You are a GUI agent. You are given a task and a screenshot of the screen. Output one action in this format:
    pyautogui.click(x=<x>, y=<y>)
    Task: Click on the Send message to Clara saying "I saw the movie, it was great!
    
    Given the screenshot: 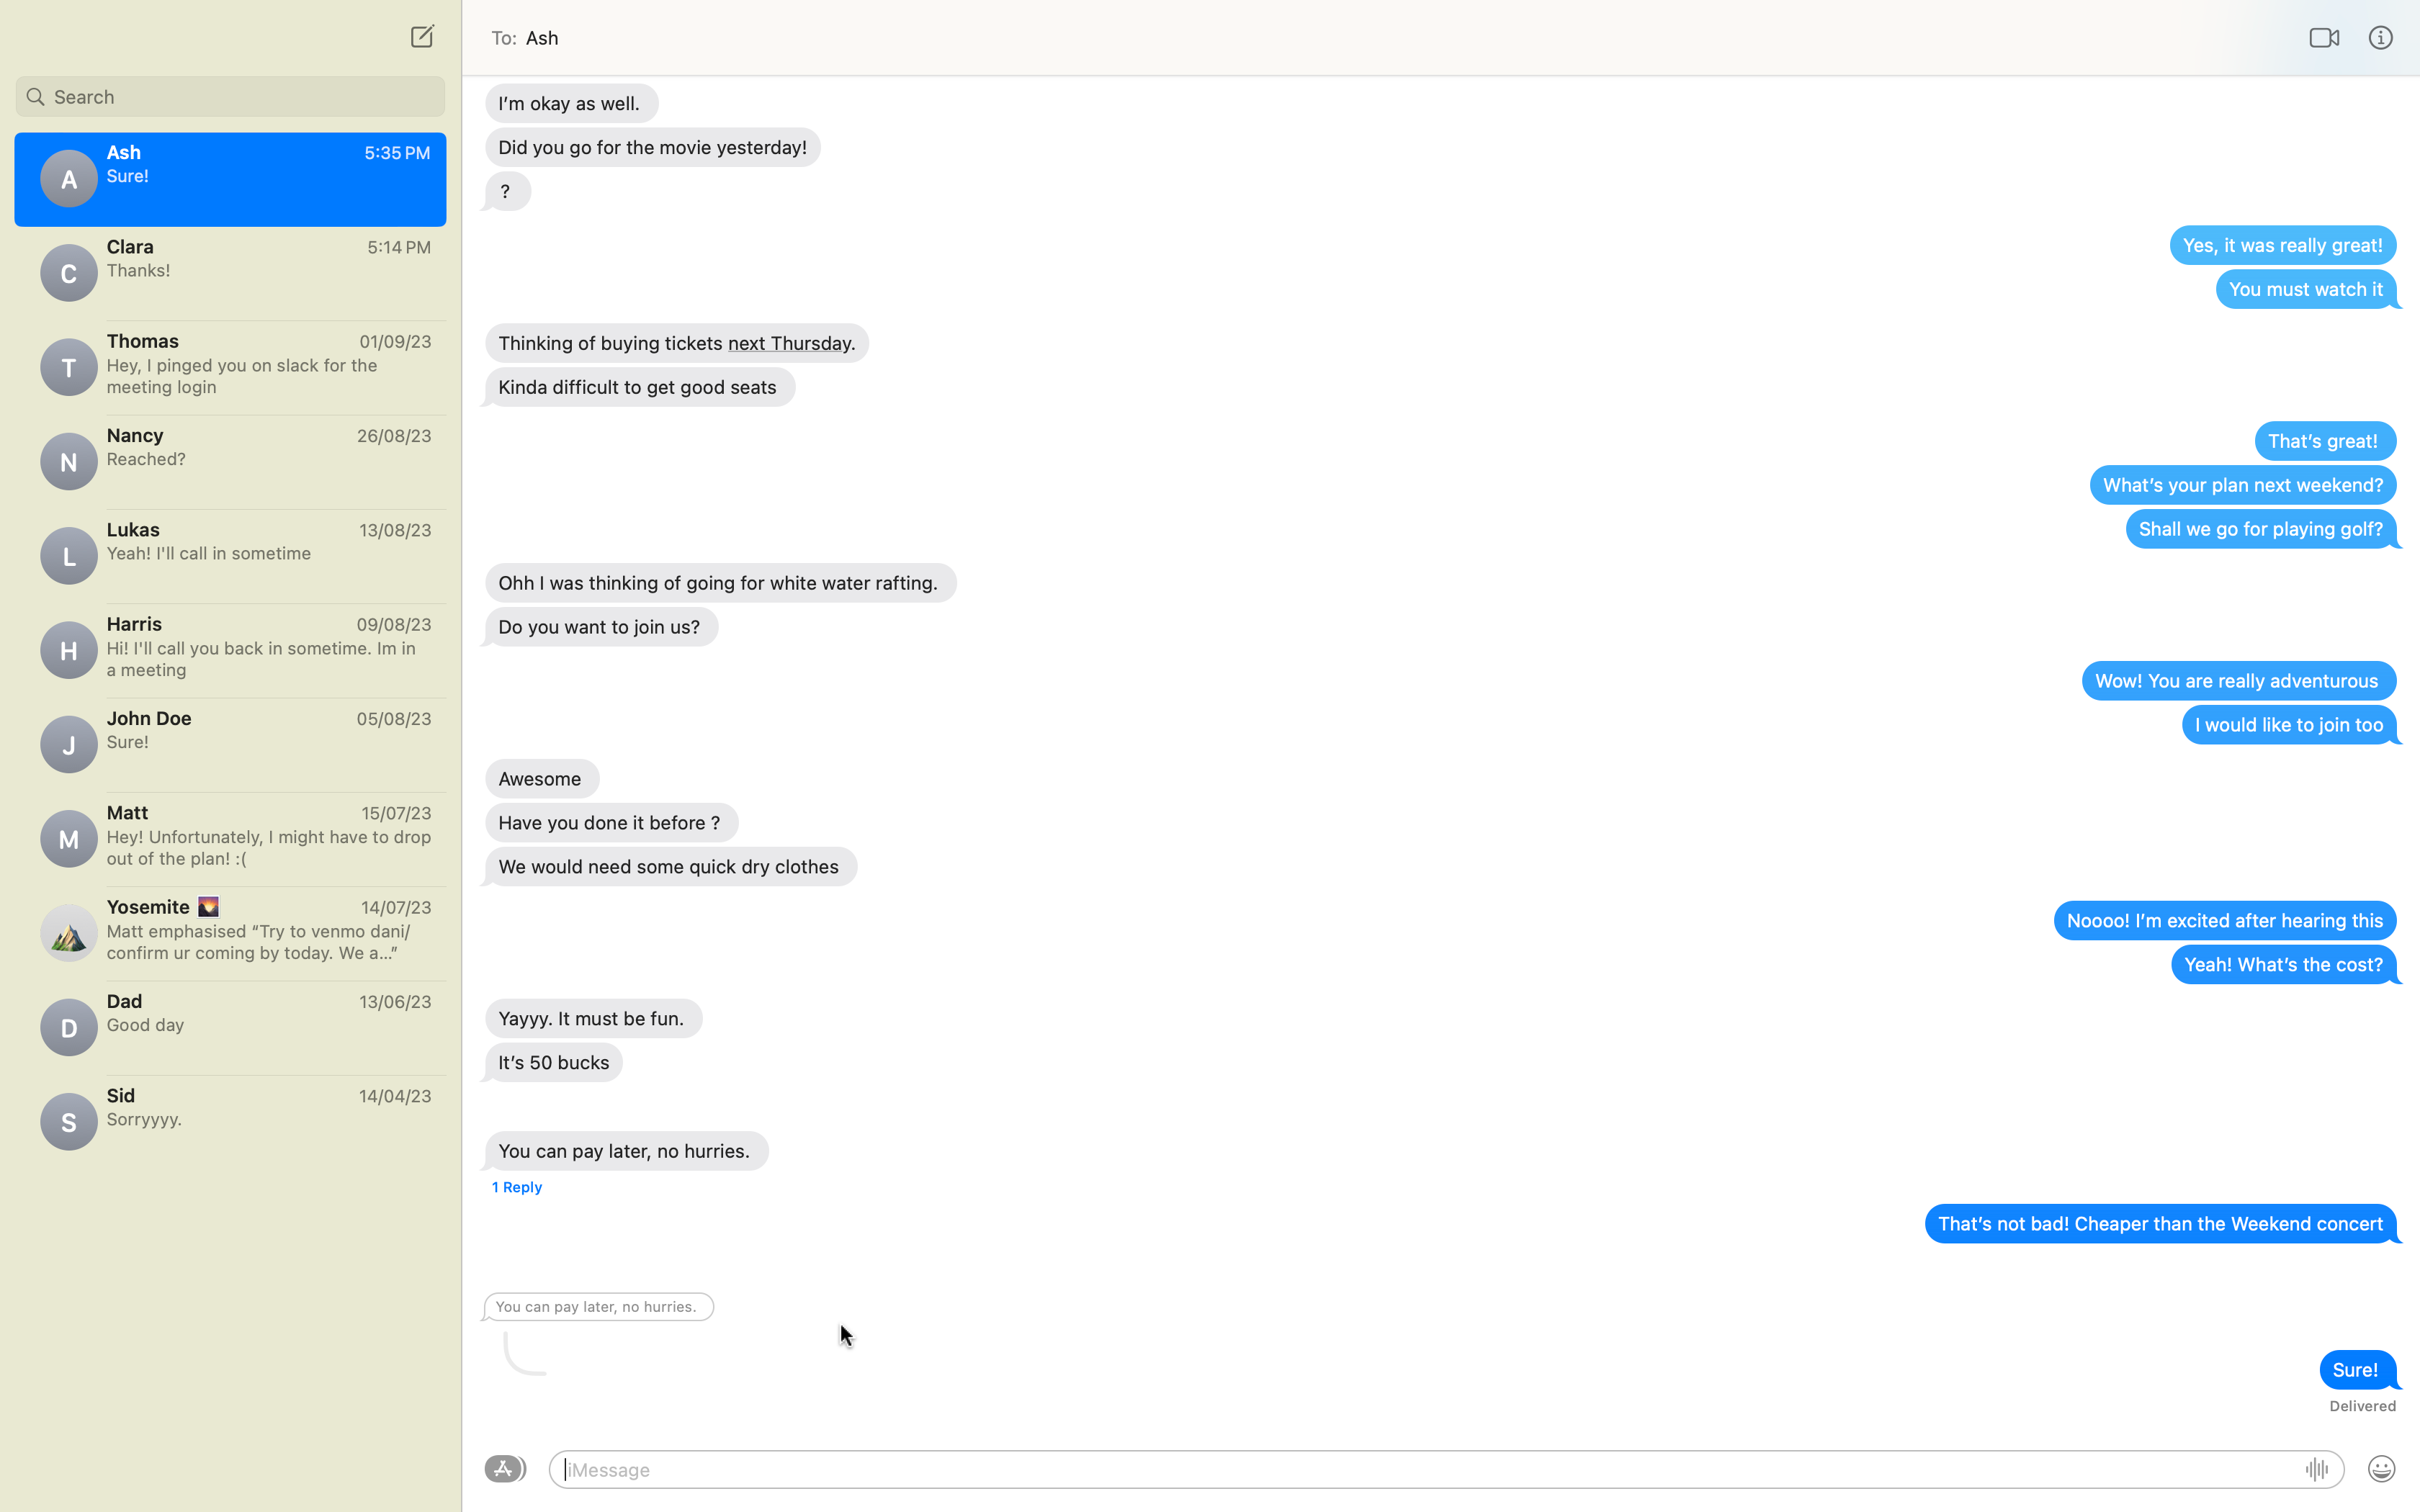 What is the action you would take?
    pyautogui.click(x=229, y=271)
    